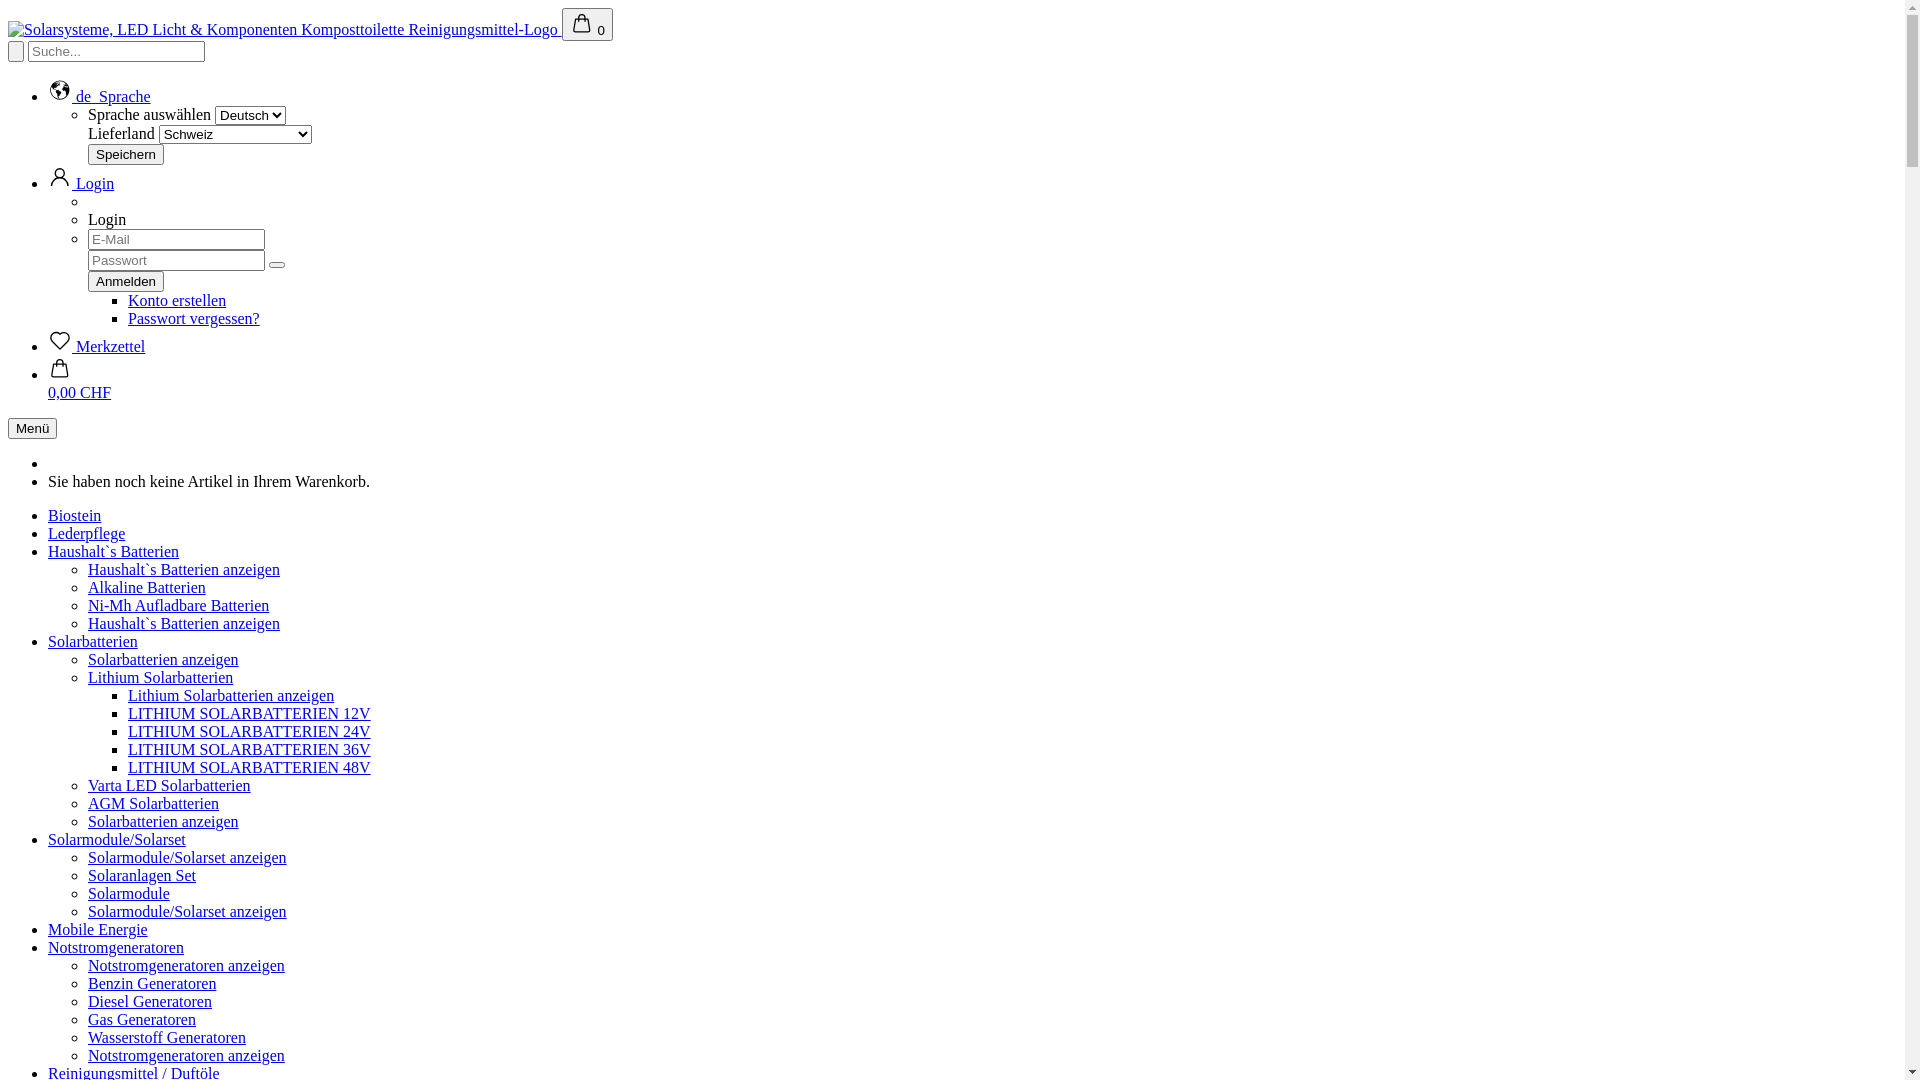 This screenshot has width=1920, height=1080. What do you see at coordinates (86, 784) in the screenshot?
I see `'Varta LED Solarbatterien'` at bounding box center [86, 784].